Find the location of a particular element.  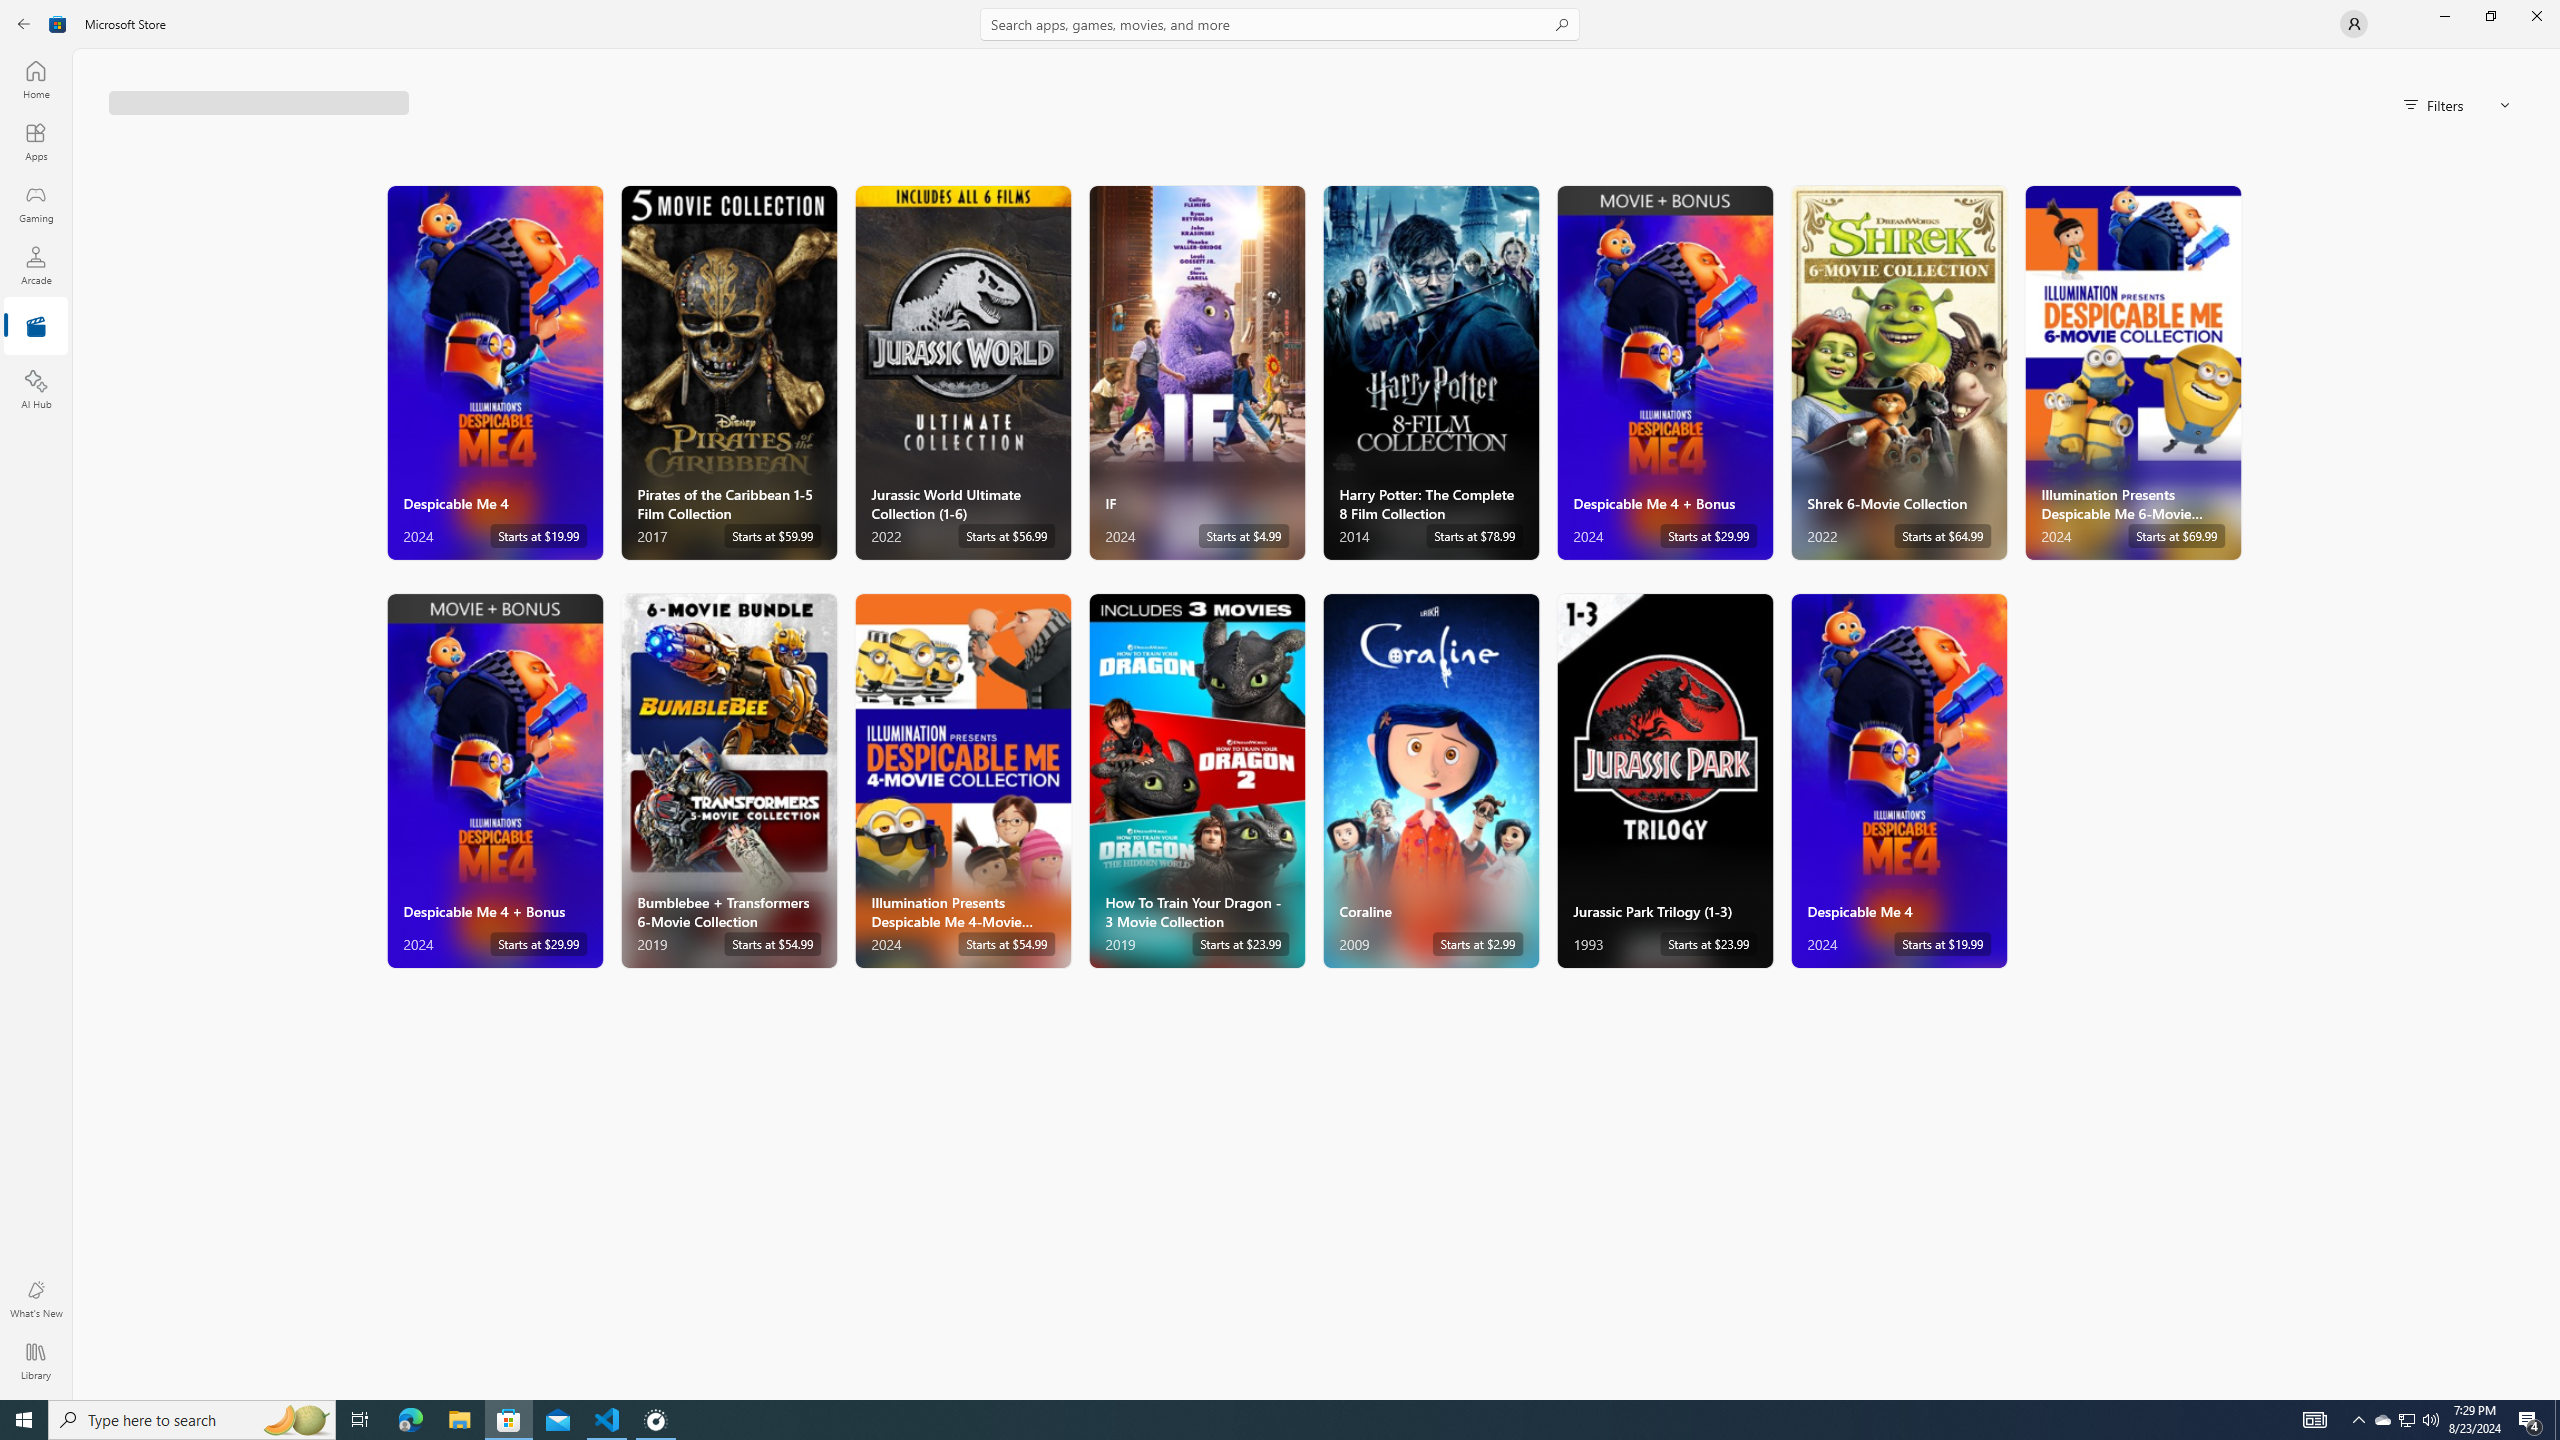

'Close Microsoft Store' is located at coordinates (2535, 15).